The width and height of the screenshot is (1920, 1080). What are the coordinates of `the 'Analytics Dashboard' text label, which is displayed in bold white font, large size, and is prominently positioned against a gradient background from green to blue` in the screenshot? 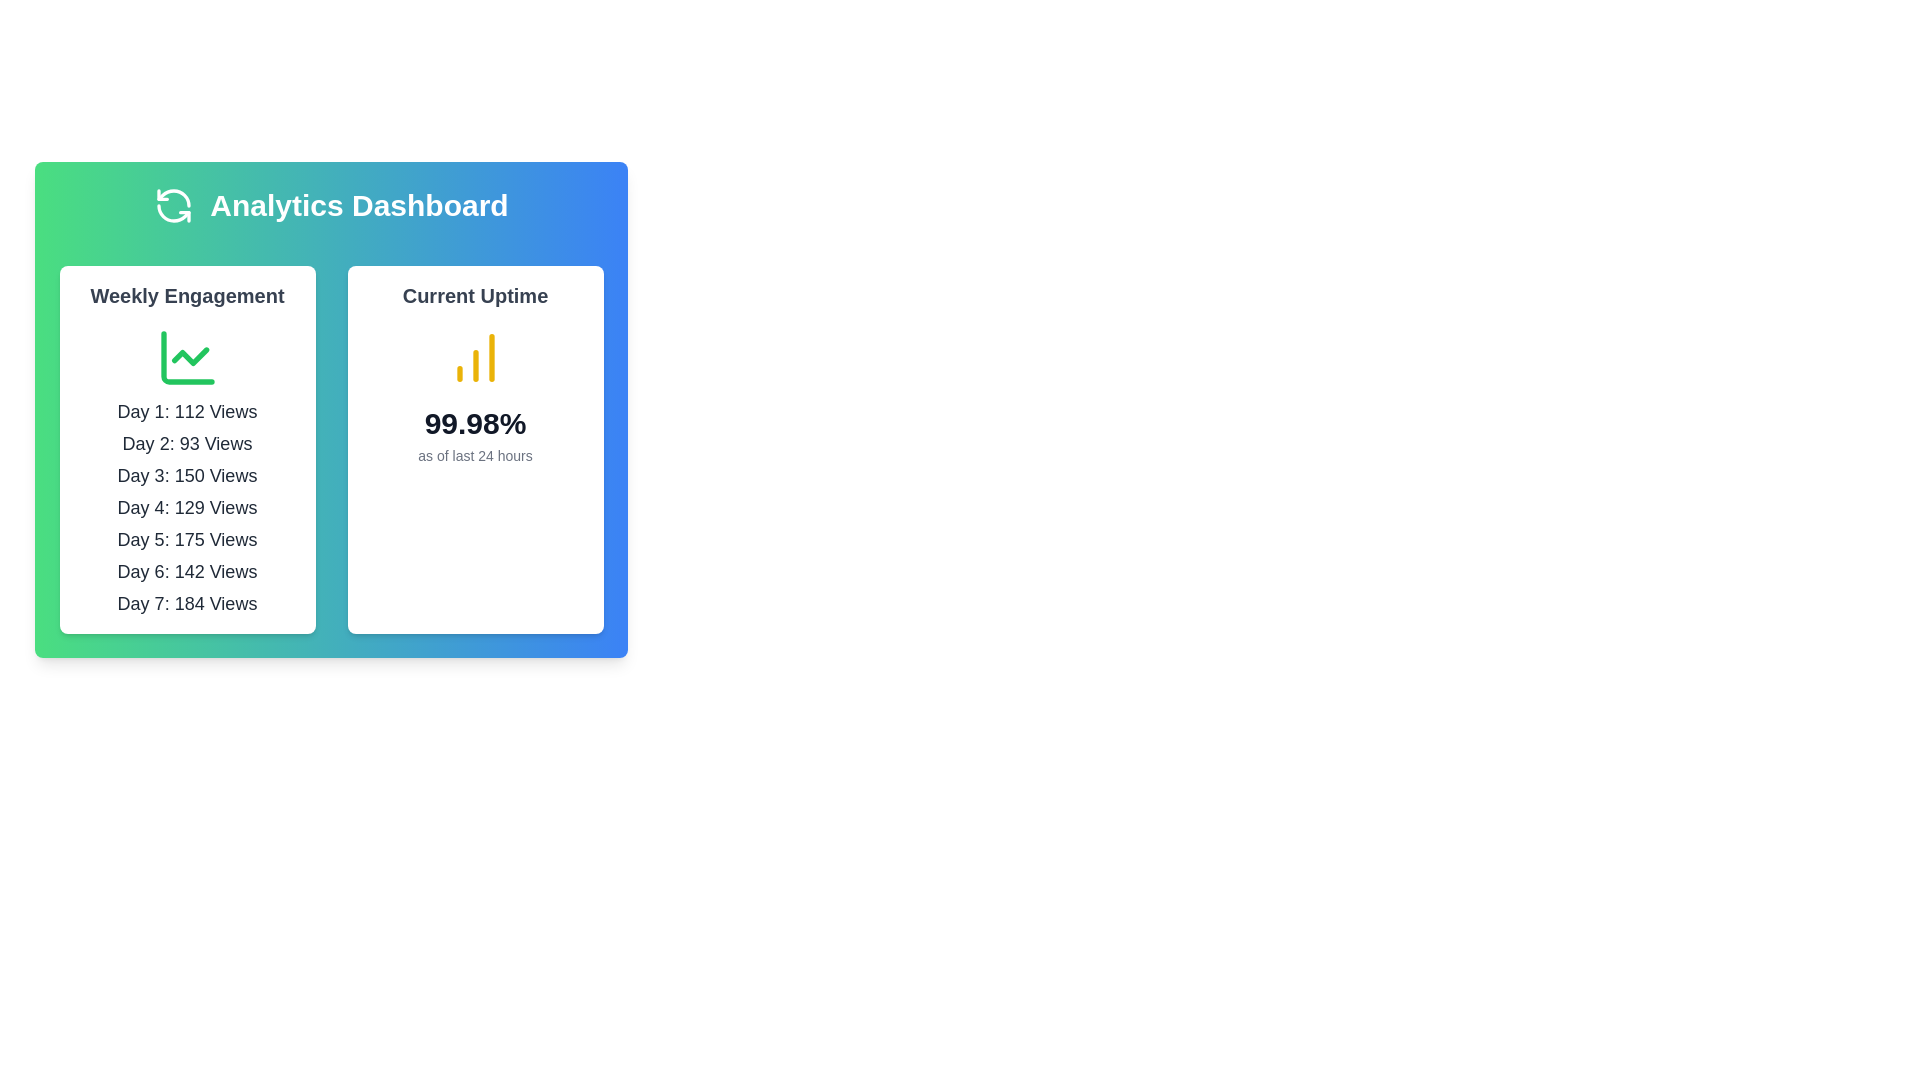 It's located at (359, 205).